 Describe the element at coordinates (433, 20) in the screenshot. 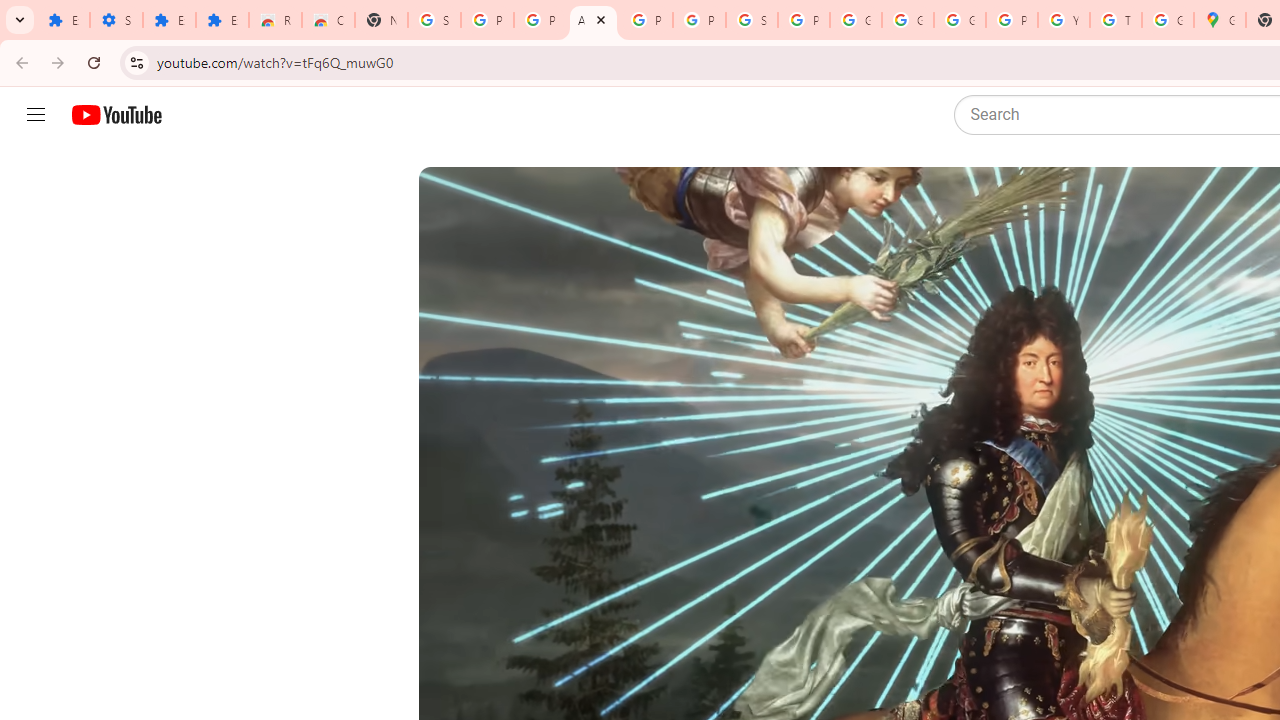

I see `'Sign in - Google Accounts'` at that location.